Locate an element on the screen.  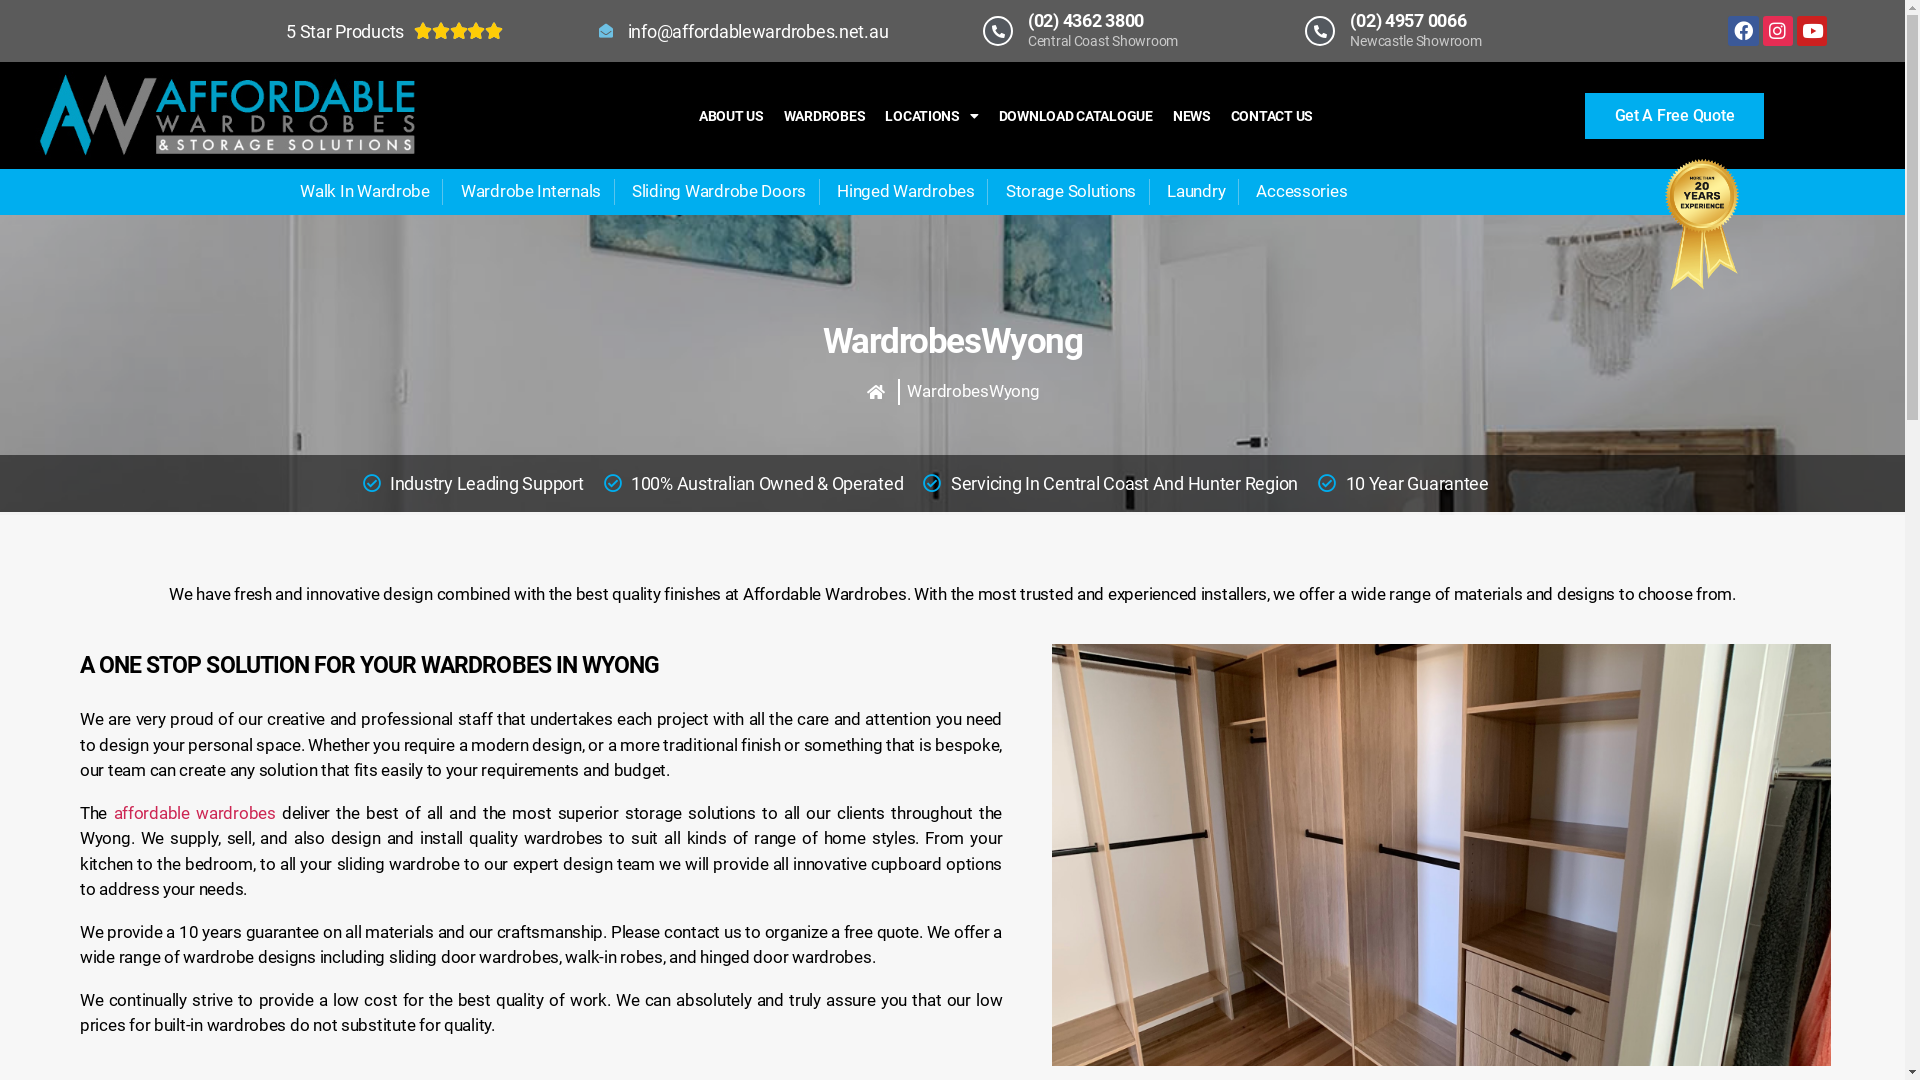
'Storage Solutions' is located at coordinates (1001, 192).